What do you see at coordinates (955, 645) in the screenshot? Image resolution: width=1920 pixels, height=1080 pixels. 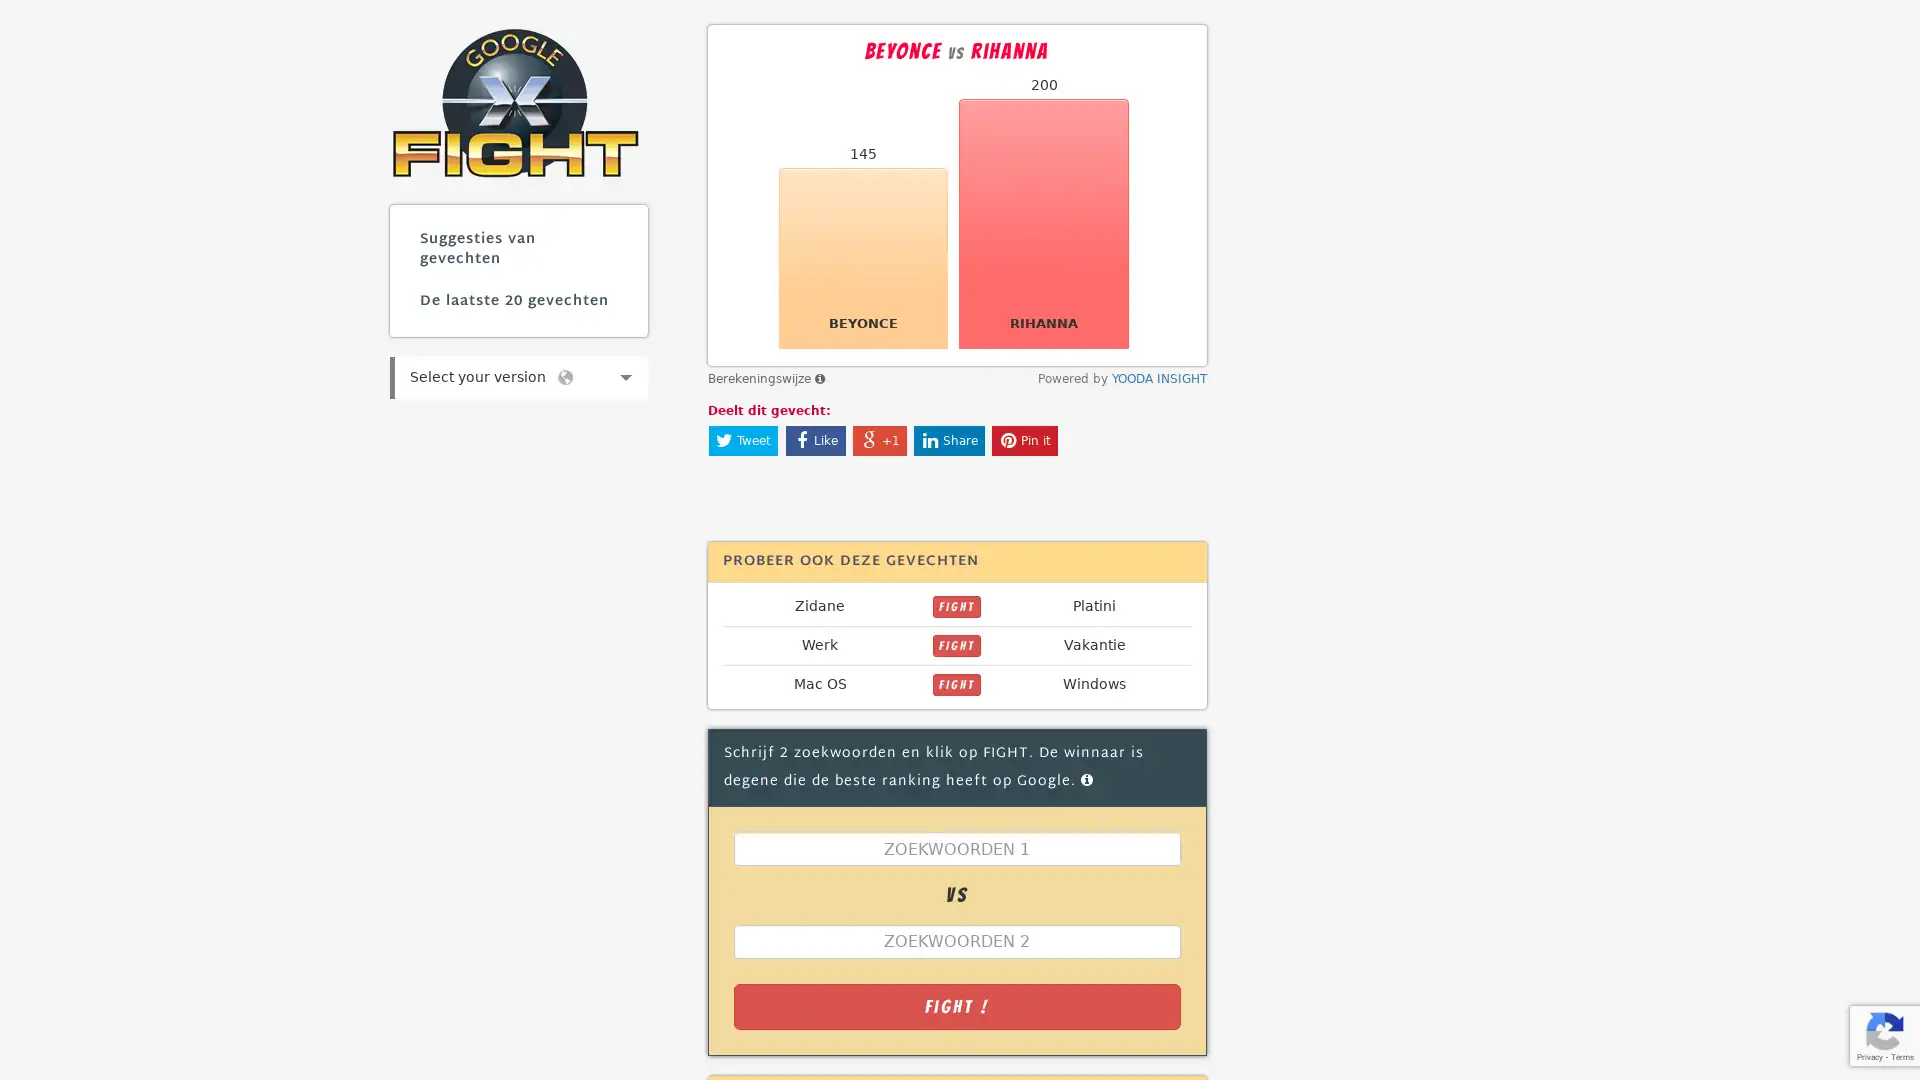 I see `FIGHT` at bounding box center [955, 645].